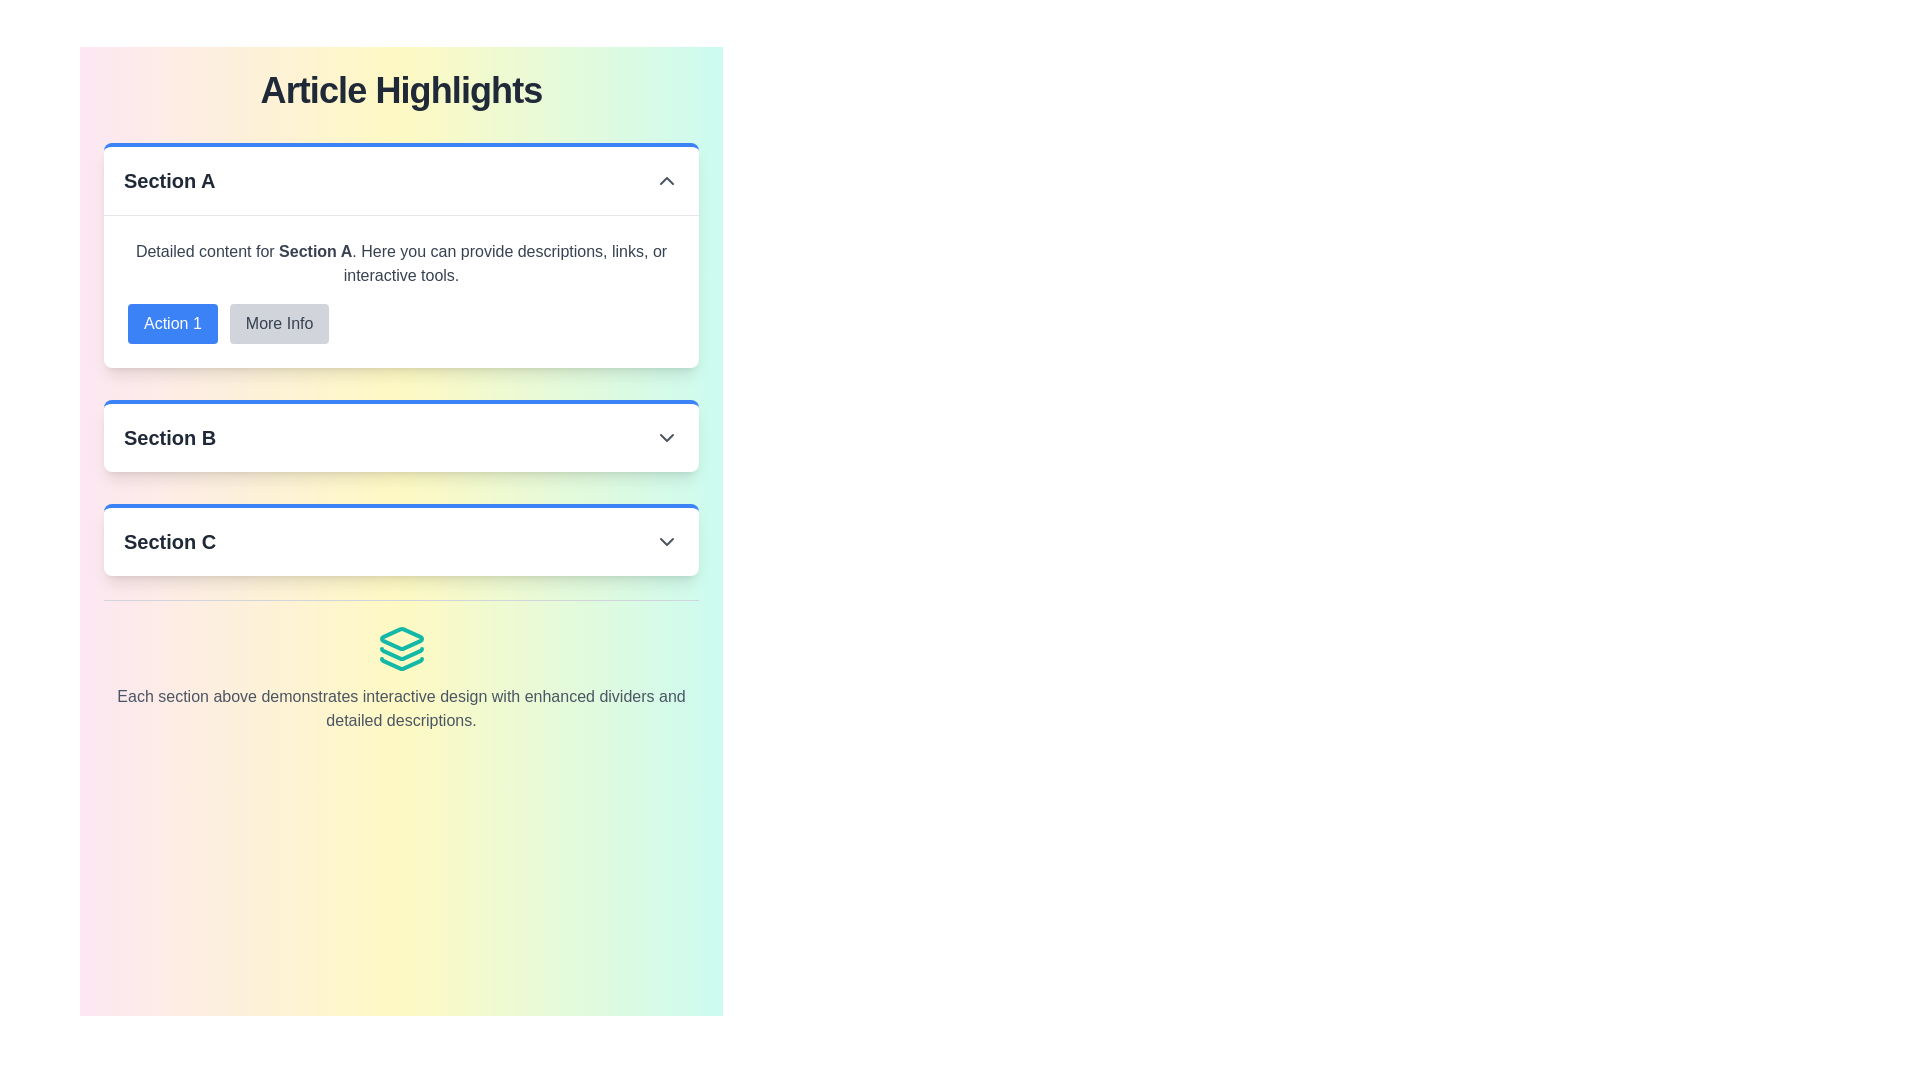 The width and height of the screenshot is (1920, 1080). I want to click on the text label displaying 'Section A' which is prominently positioned within the content of the 'Section A' panel, so click(314, 250).